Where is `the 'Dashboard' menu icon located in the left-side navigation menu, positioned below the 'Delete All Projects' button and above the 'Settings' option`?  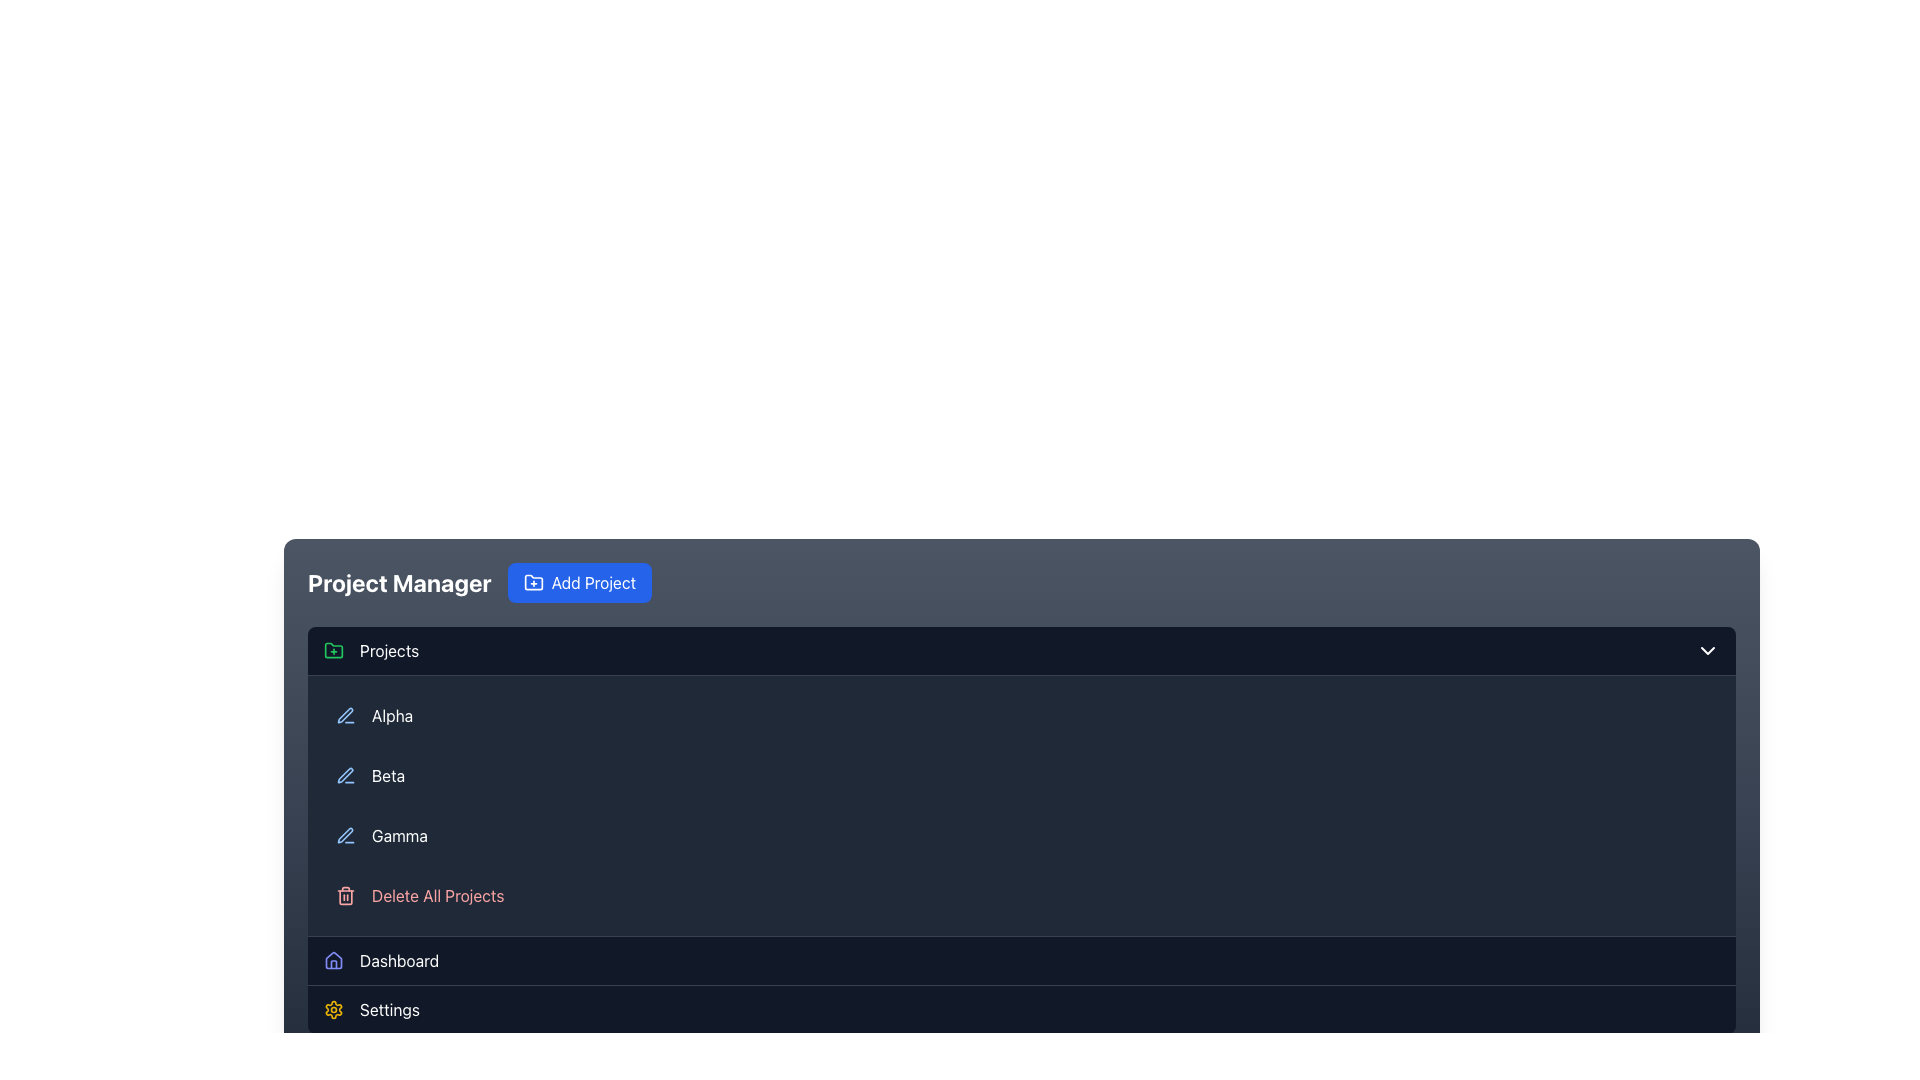 the 'Dashboard' menu icon located in the left-side navigation menu, positioned below the 'Delete All Projects' button and above the 'Settings' option is located at coordinates (334, 959).